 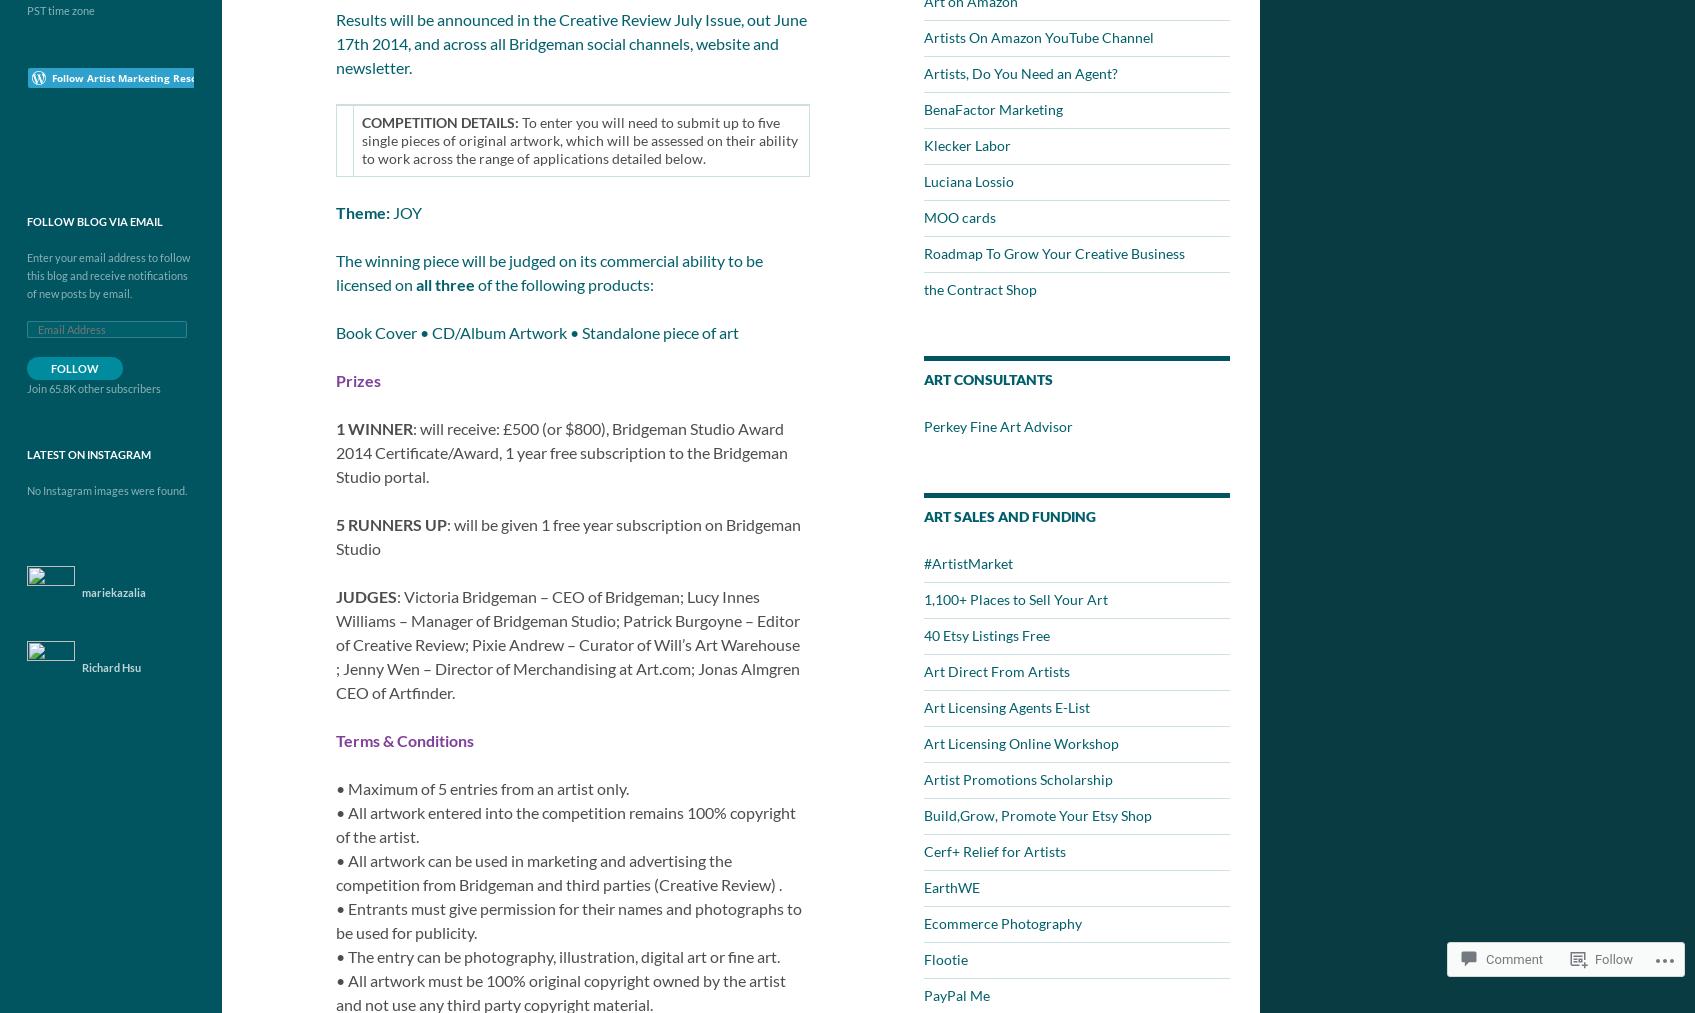 I want to click on 'PST time zone', so click(x=61, y=9).